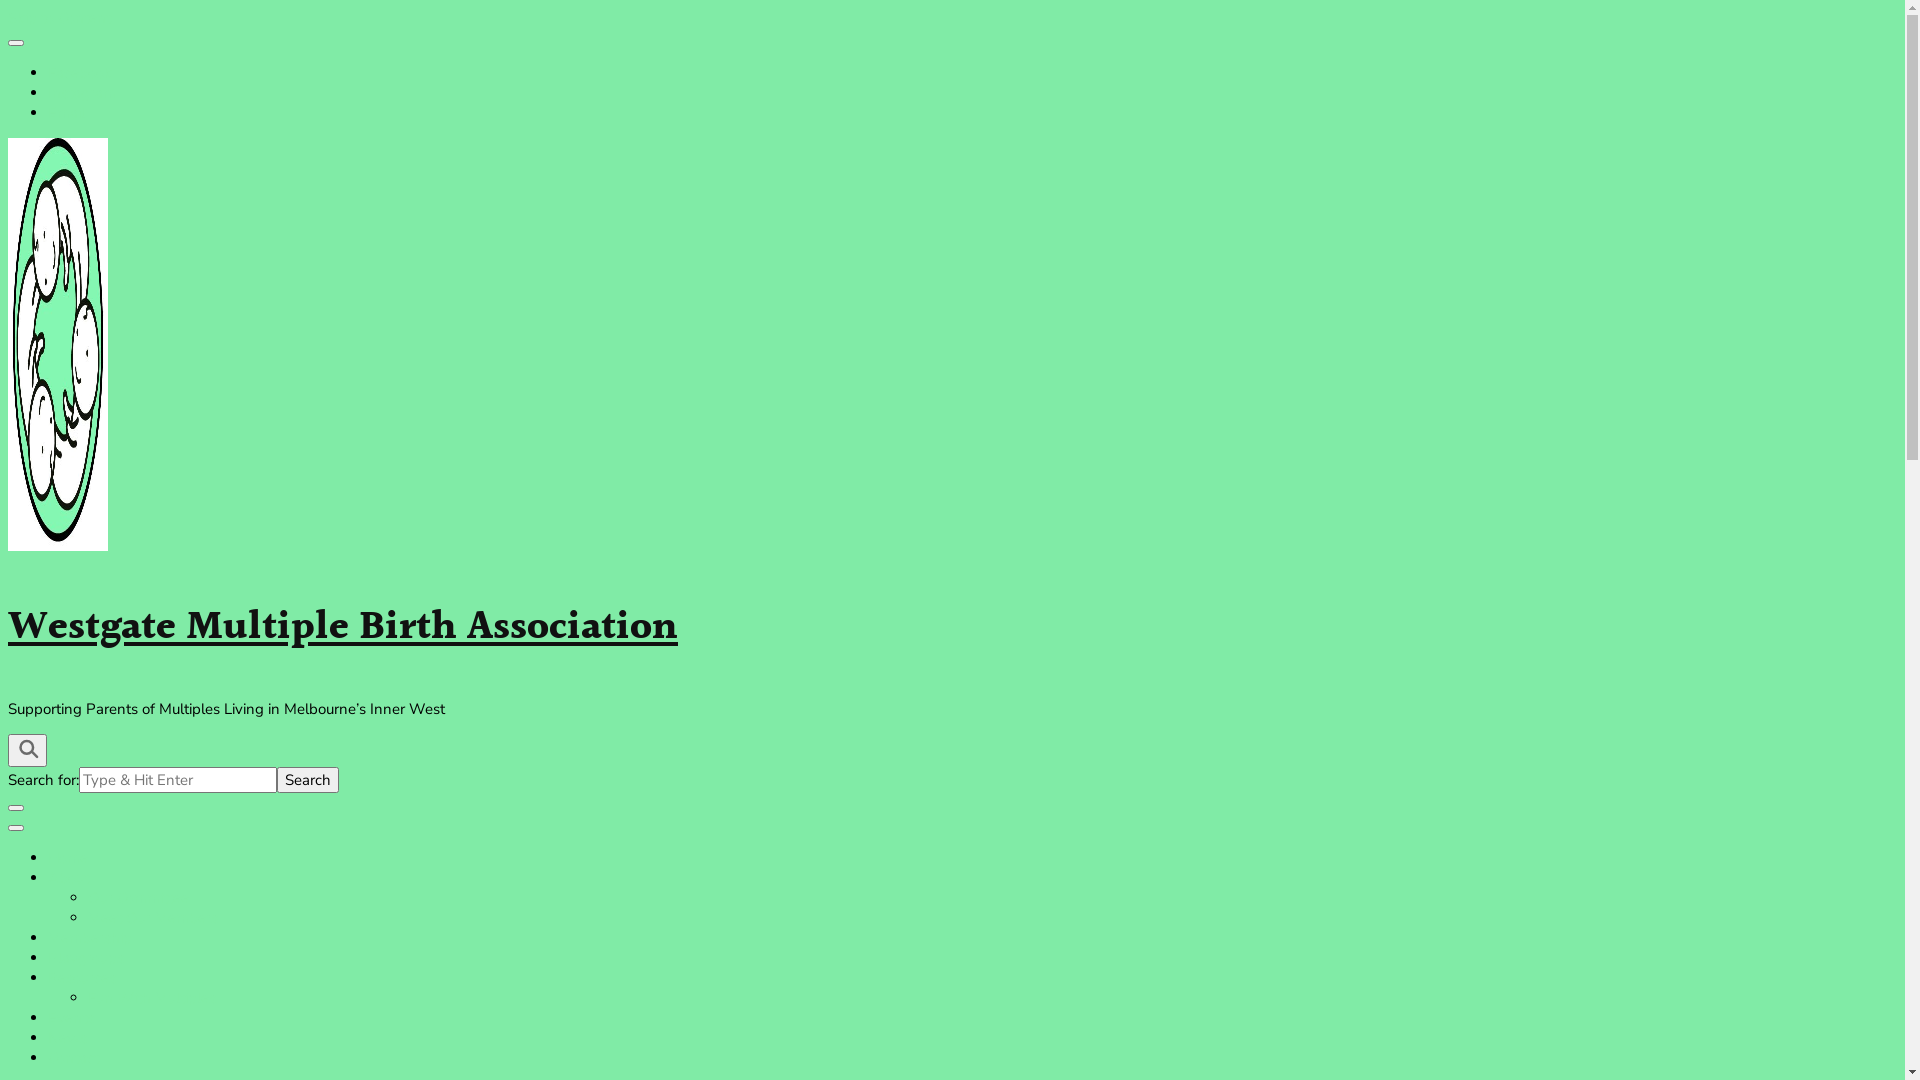  I want to click on 'Facebook', so click(80, 72).